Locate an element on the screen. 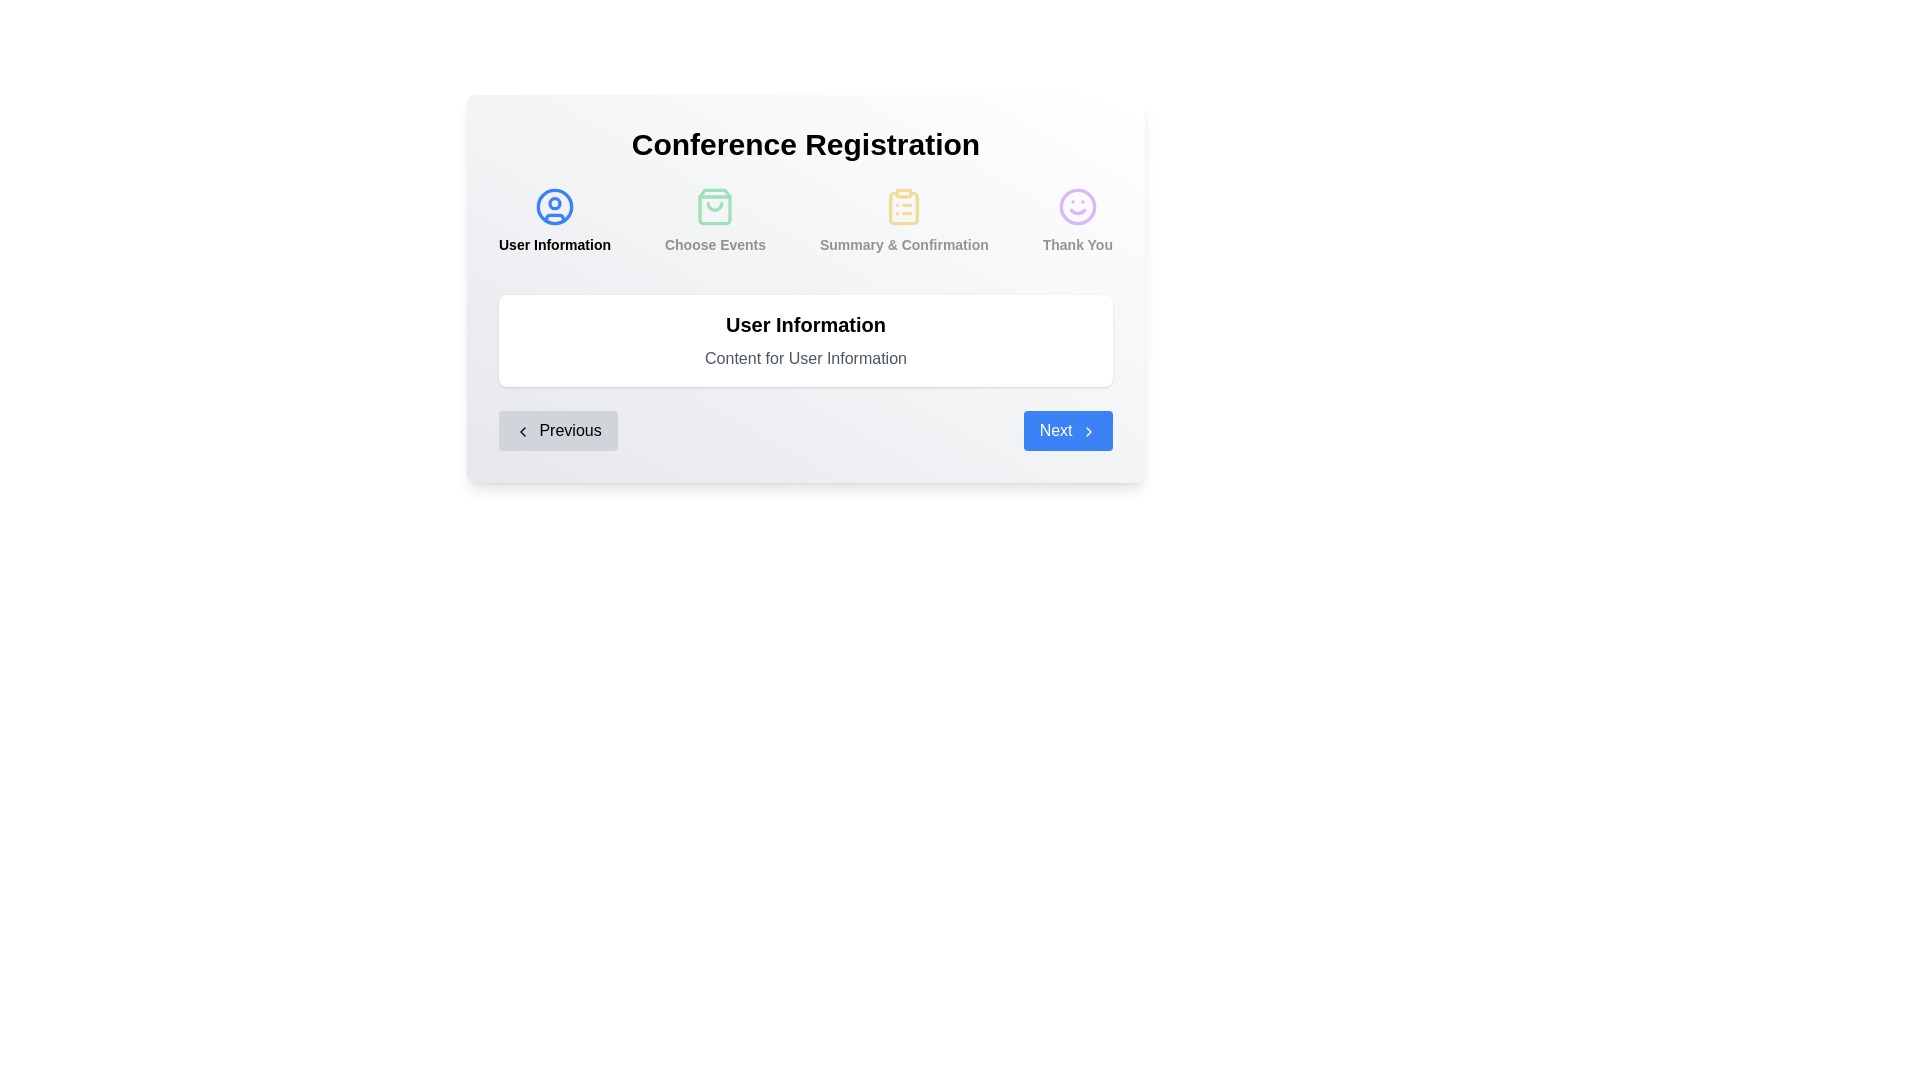 The height and width of the screenshot is (1080, 1920). the shopping bag icon, which is green, rounded, and part of the conference registration steps, positioned between 'User Information' and 'Summary & Confirmation' with the label 'Choose Events' underneath is located at coordinates (715, 207).